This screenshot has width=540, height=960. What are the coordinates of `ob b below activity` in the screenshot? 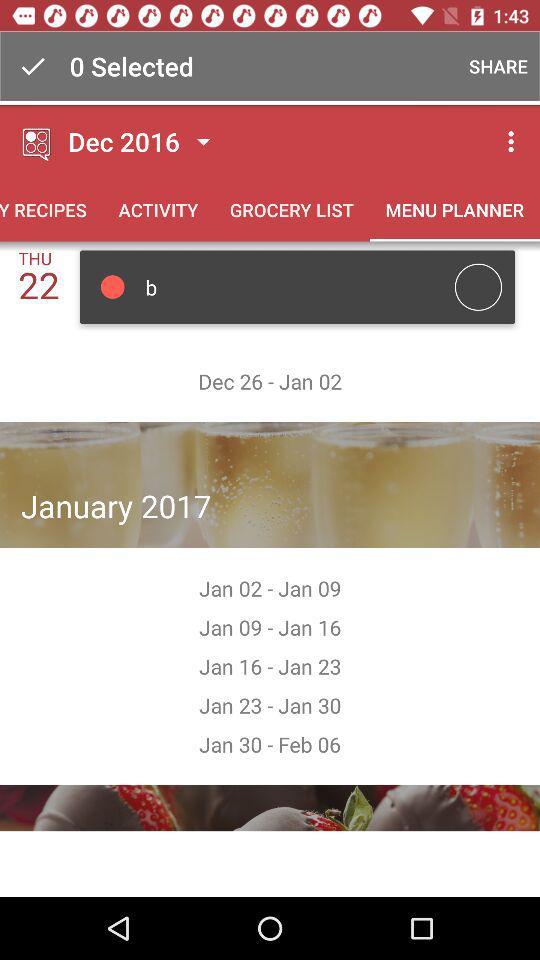 It's located at (296, 286).